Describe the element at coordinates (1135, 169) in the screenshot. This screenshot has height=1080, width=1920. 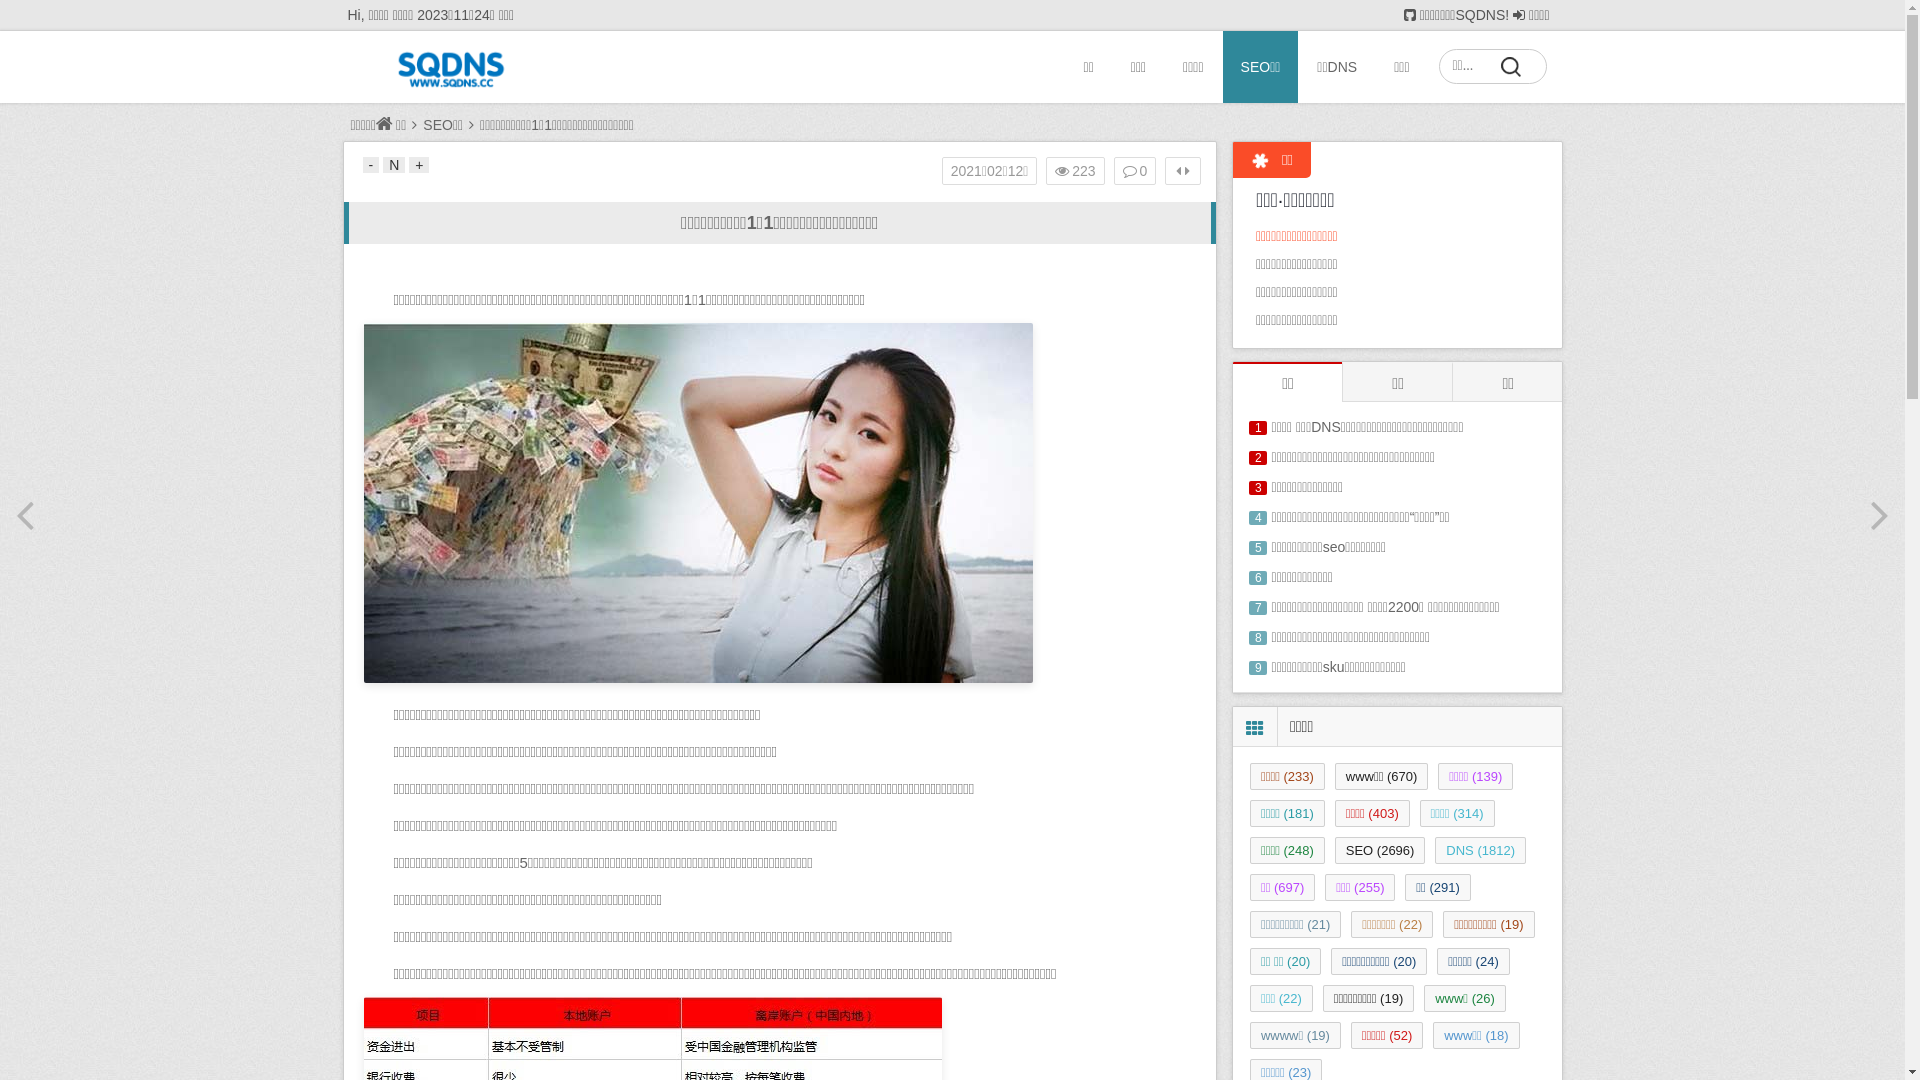
I see `'0'` at that location.